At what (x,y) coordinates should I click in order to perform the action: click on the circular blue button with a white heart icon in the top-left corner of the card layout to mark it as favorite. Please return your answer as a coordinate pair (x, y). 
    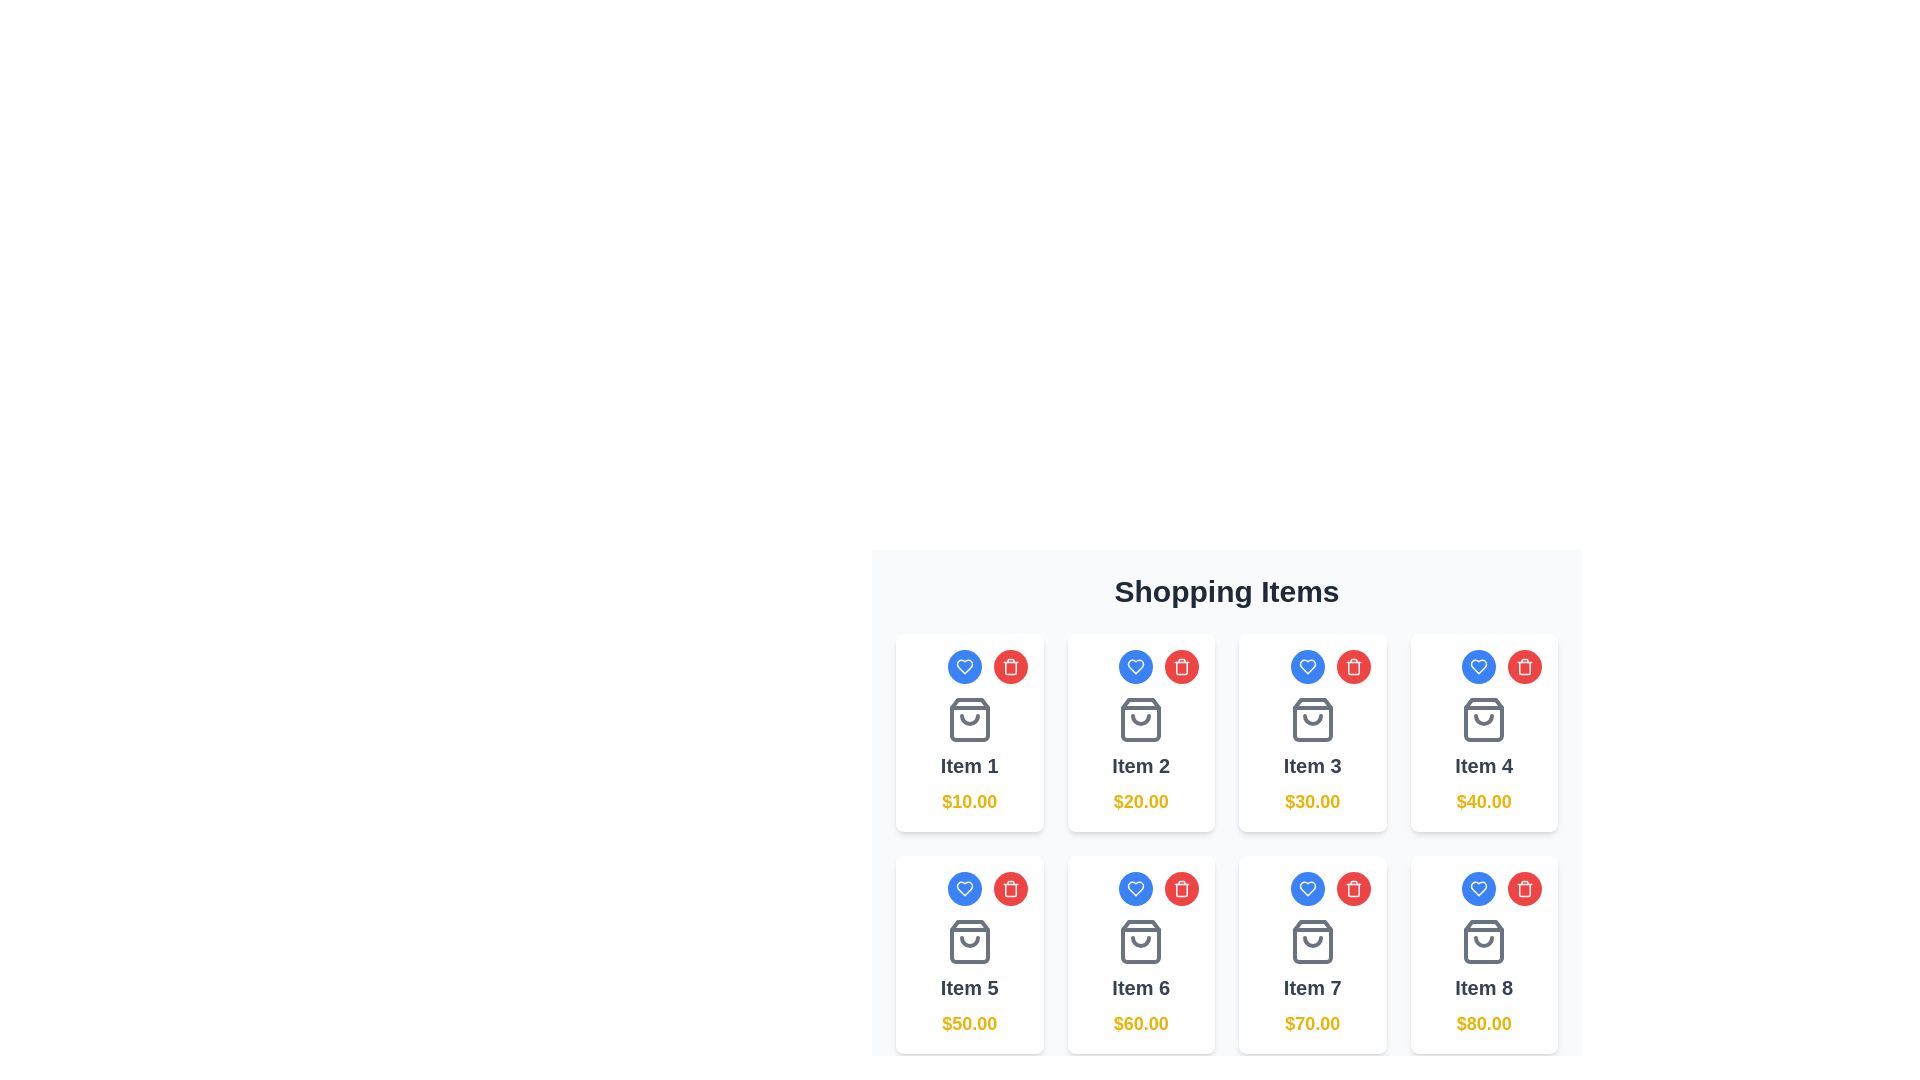
    Looking at the image, I should click on (964, 667).